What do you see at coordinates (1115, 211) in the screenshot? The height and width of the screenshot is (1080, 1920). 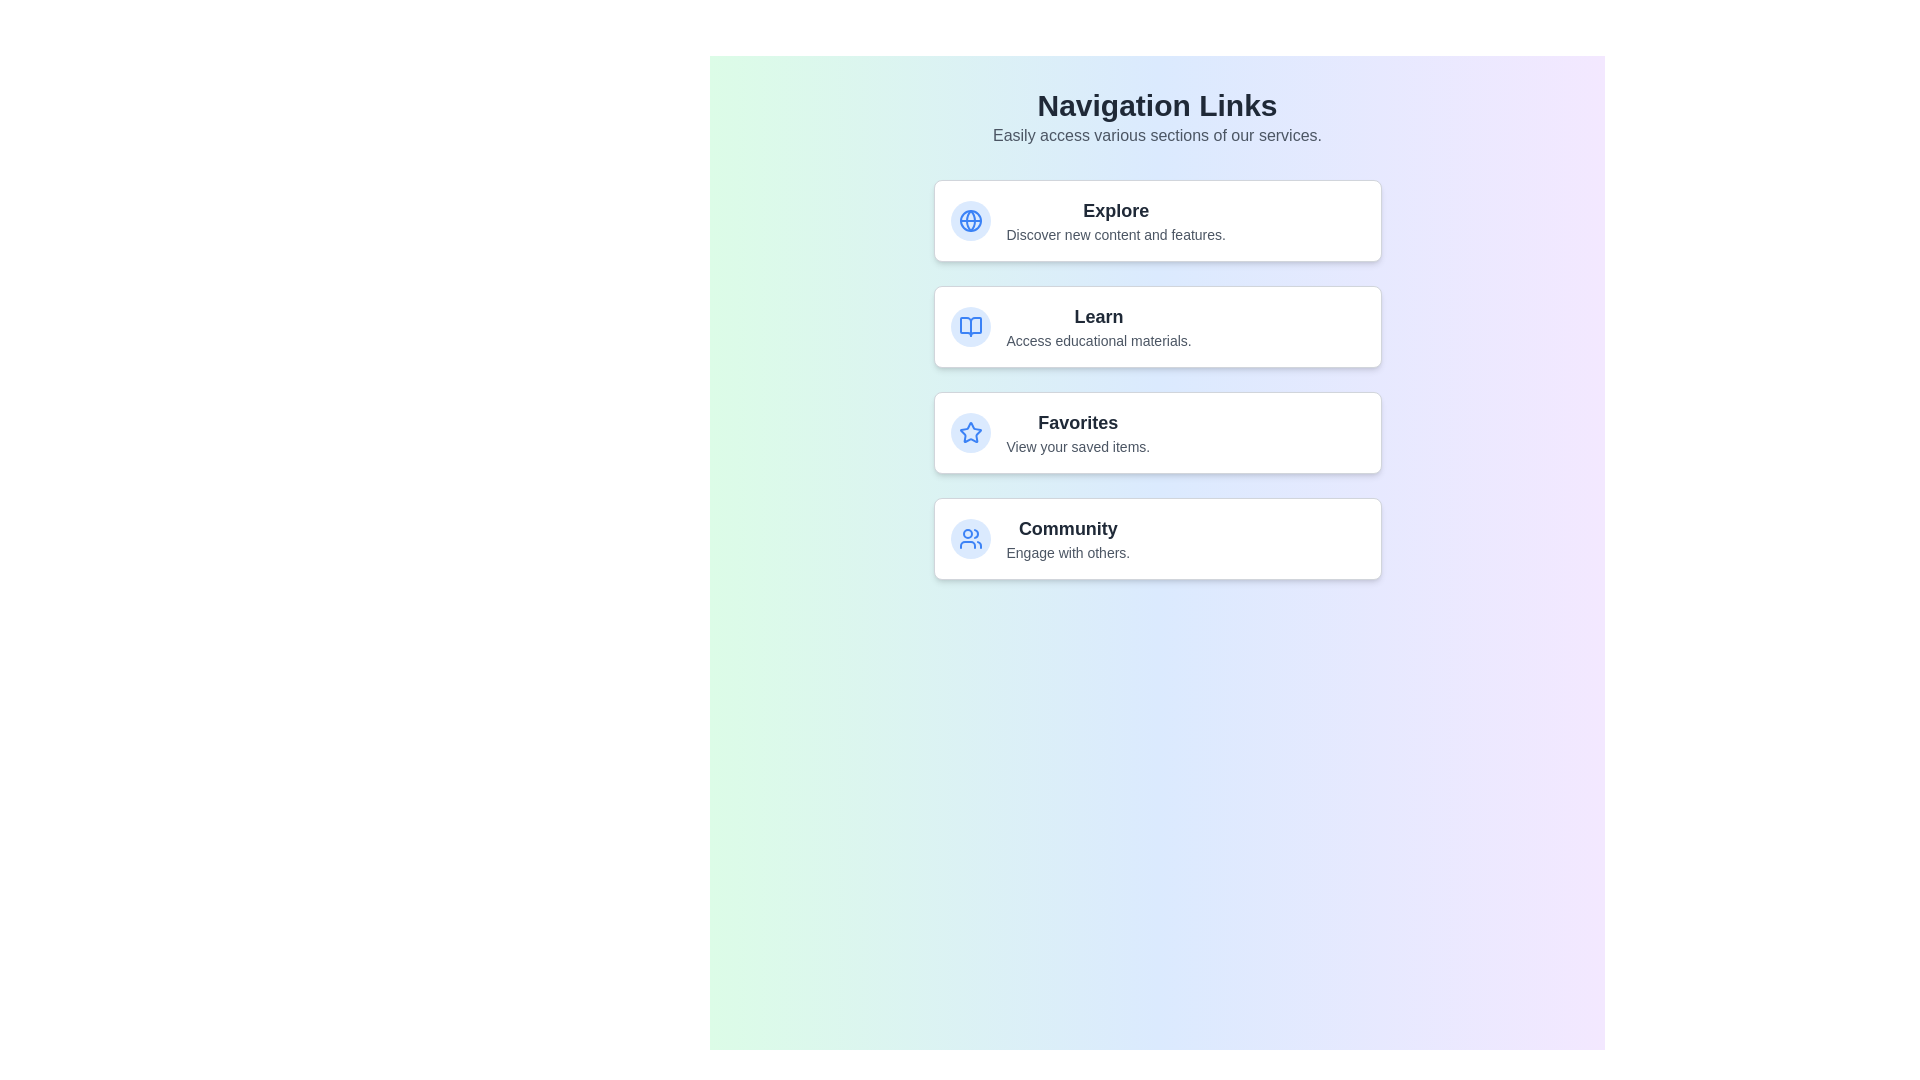 I see `the text 'Explore' styled in bold and dark gray` at bounding box center [1115, 211].